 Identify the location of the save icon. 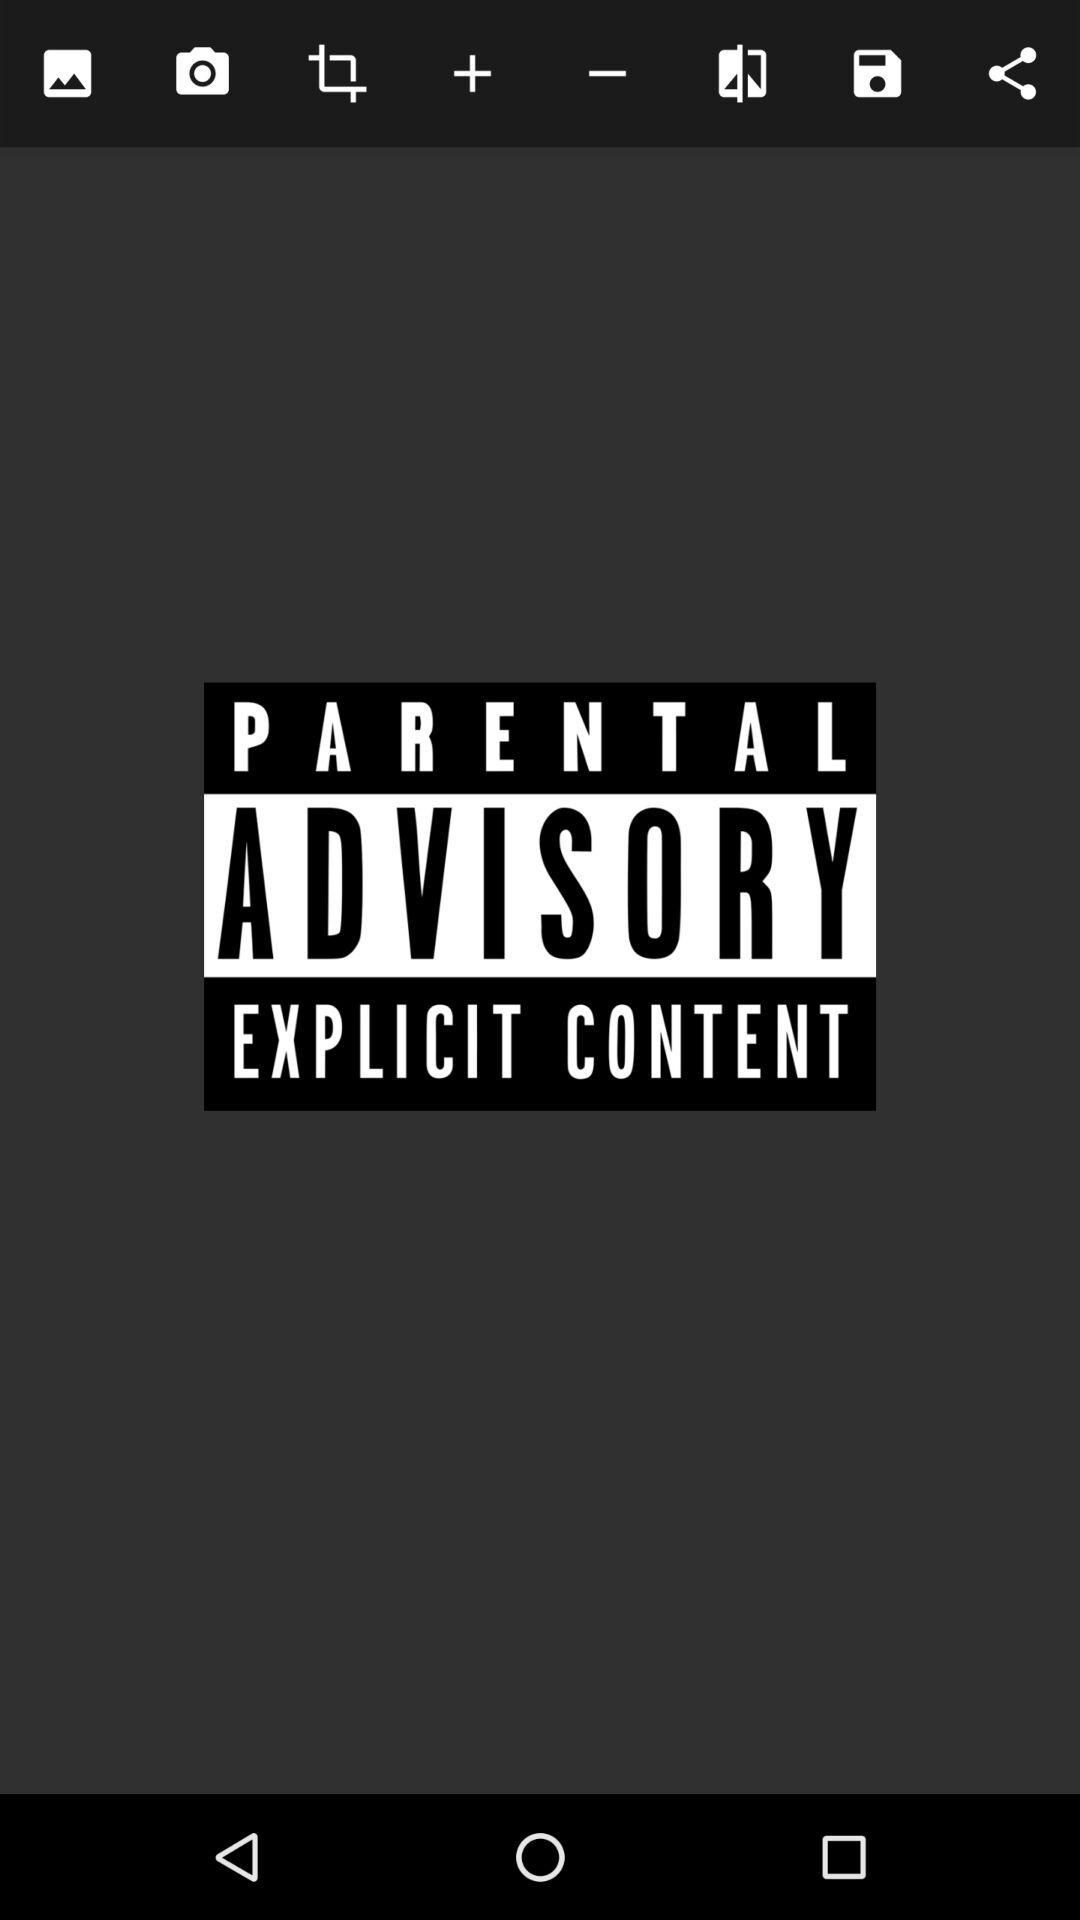
(876, 73).